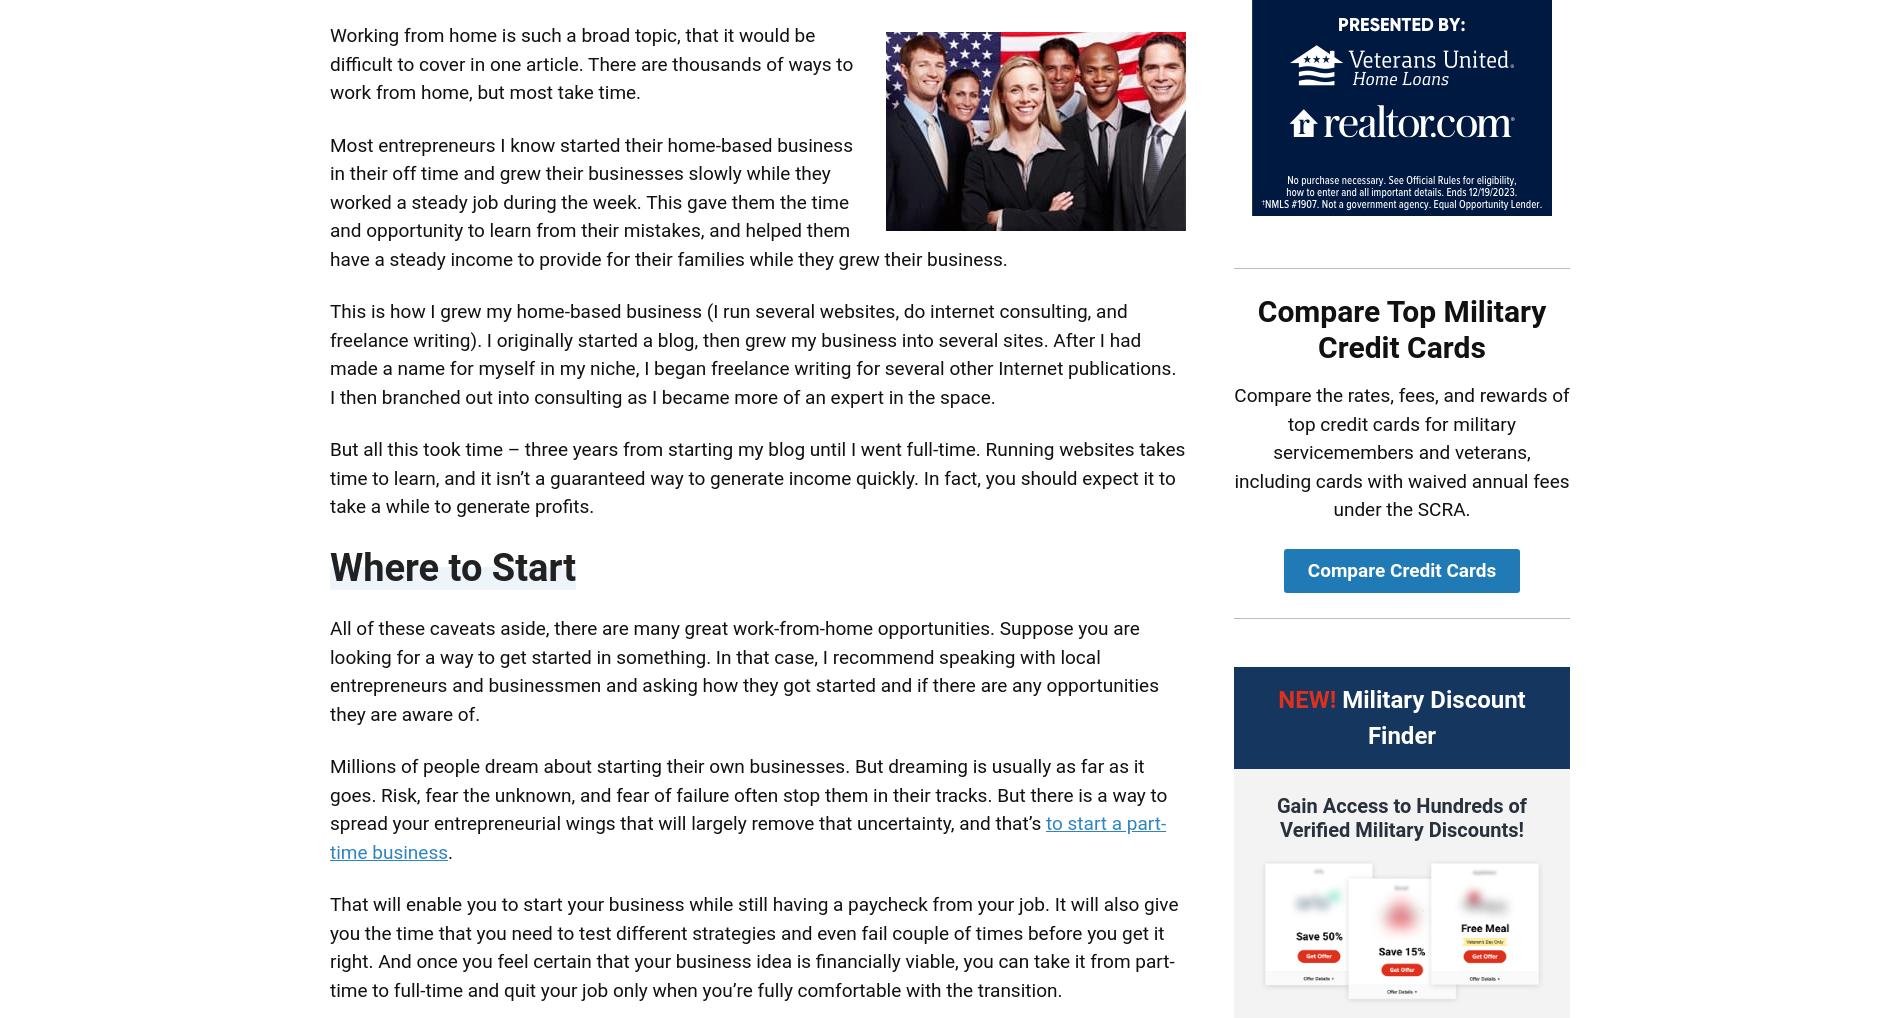 This screenshot has width=1900, height=1018. I want to click on 'Military Discount Finder', so click(1430, 715).